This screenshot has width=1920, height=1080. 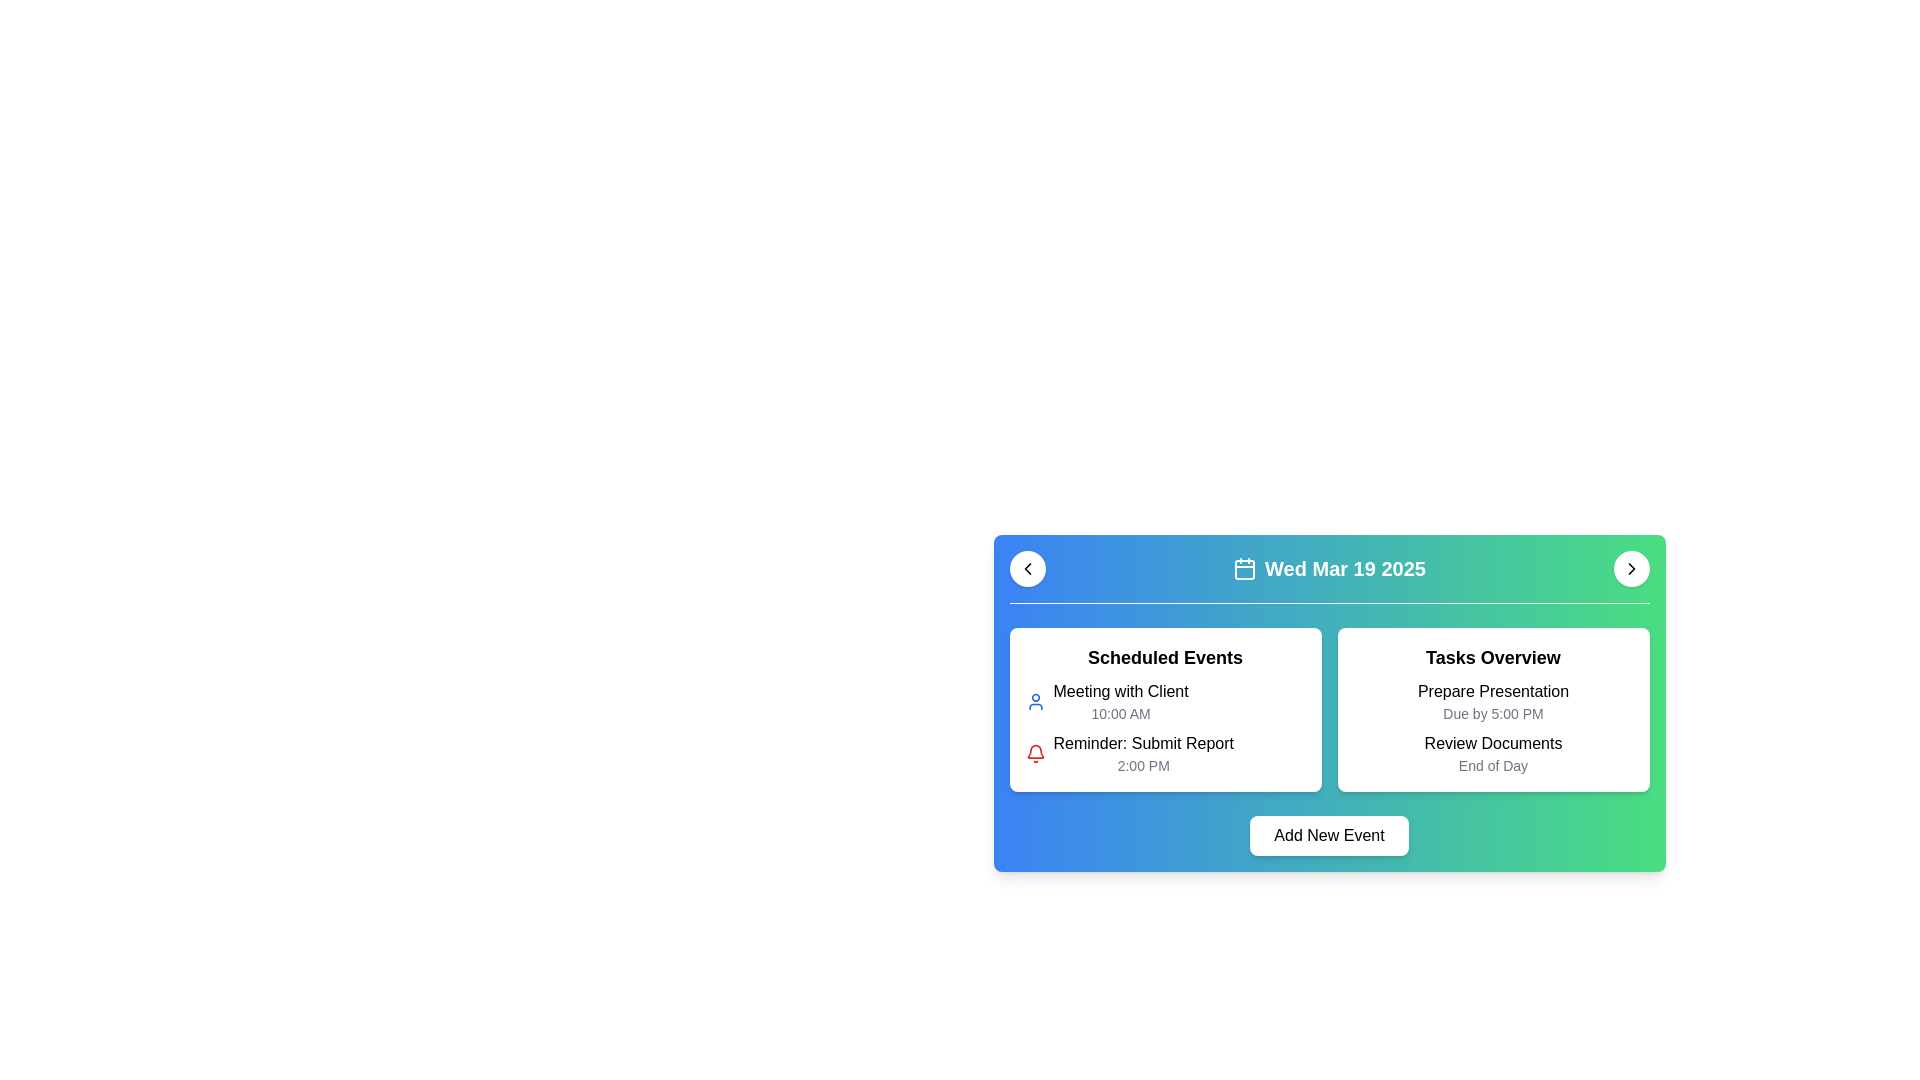 I want to click on the circular button with a white background and left-chevron icon located at the top-left corner of the card header with the date 'Wed Mar 19 2025.', so click(x=1027, y=569).